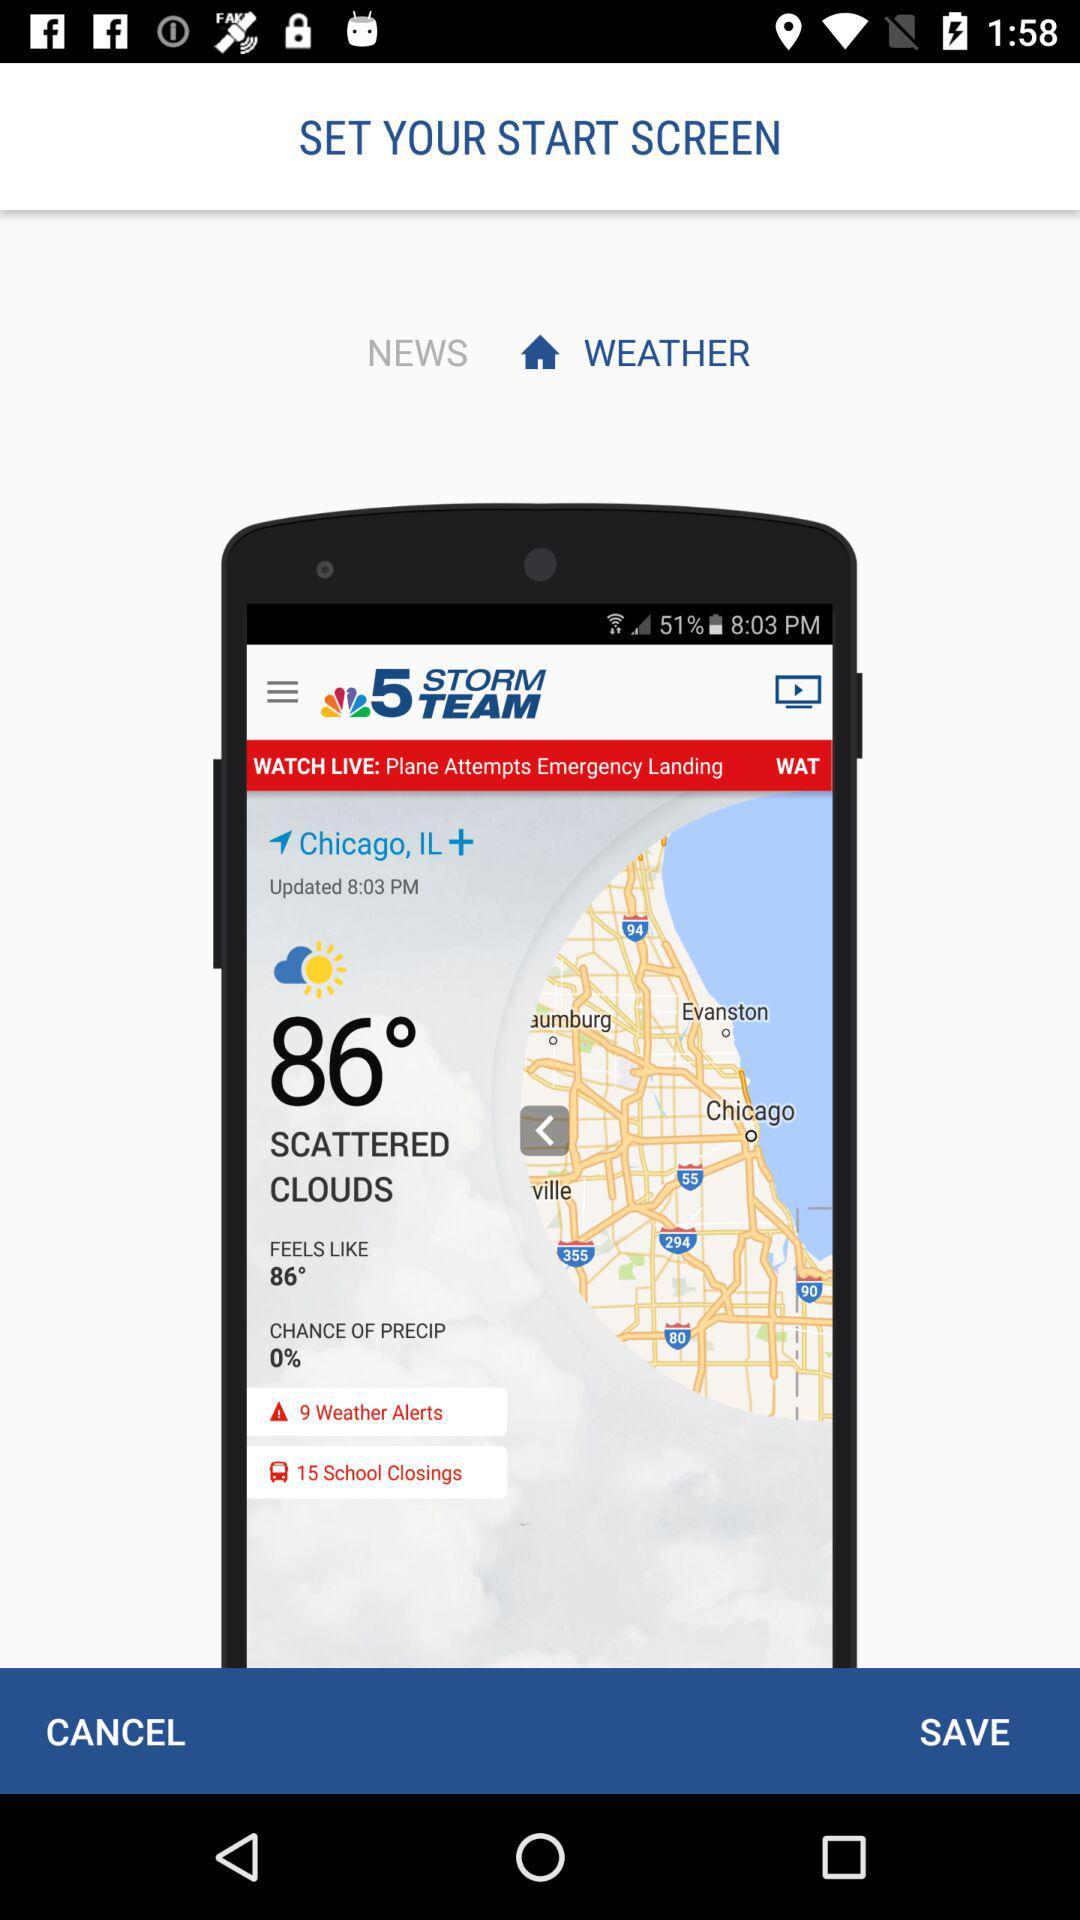 This screenshot has height=1920, width=1080. What do you see at coordinates (411, 351) in the screenshot?
I see `the icon to the left of weather item` at bounding box center [411, 351].